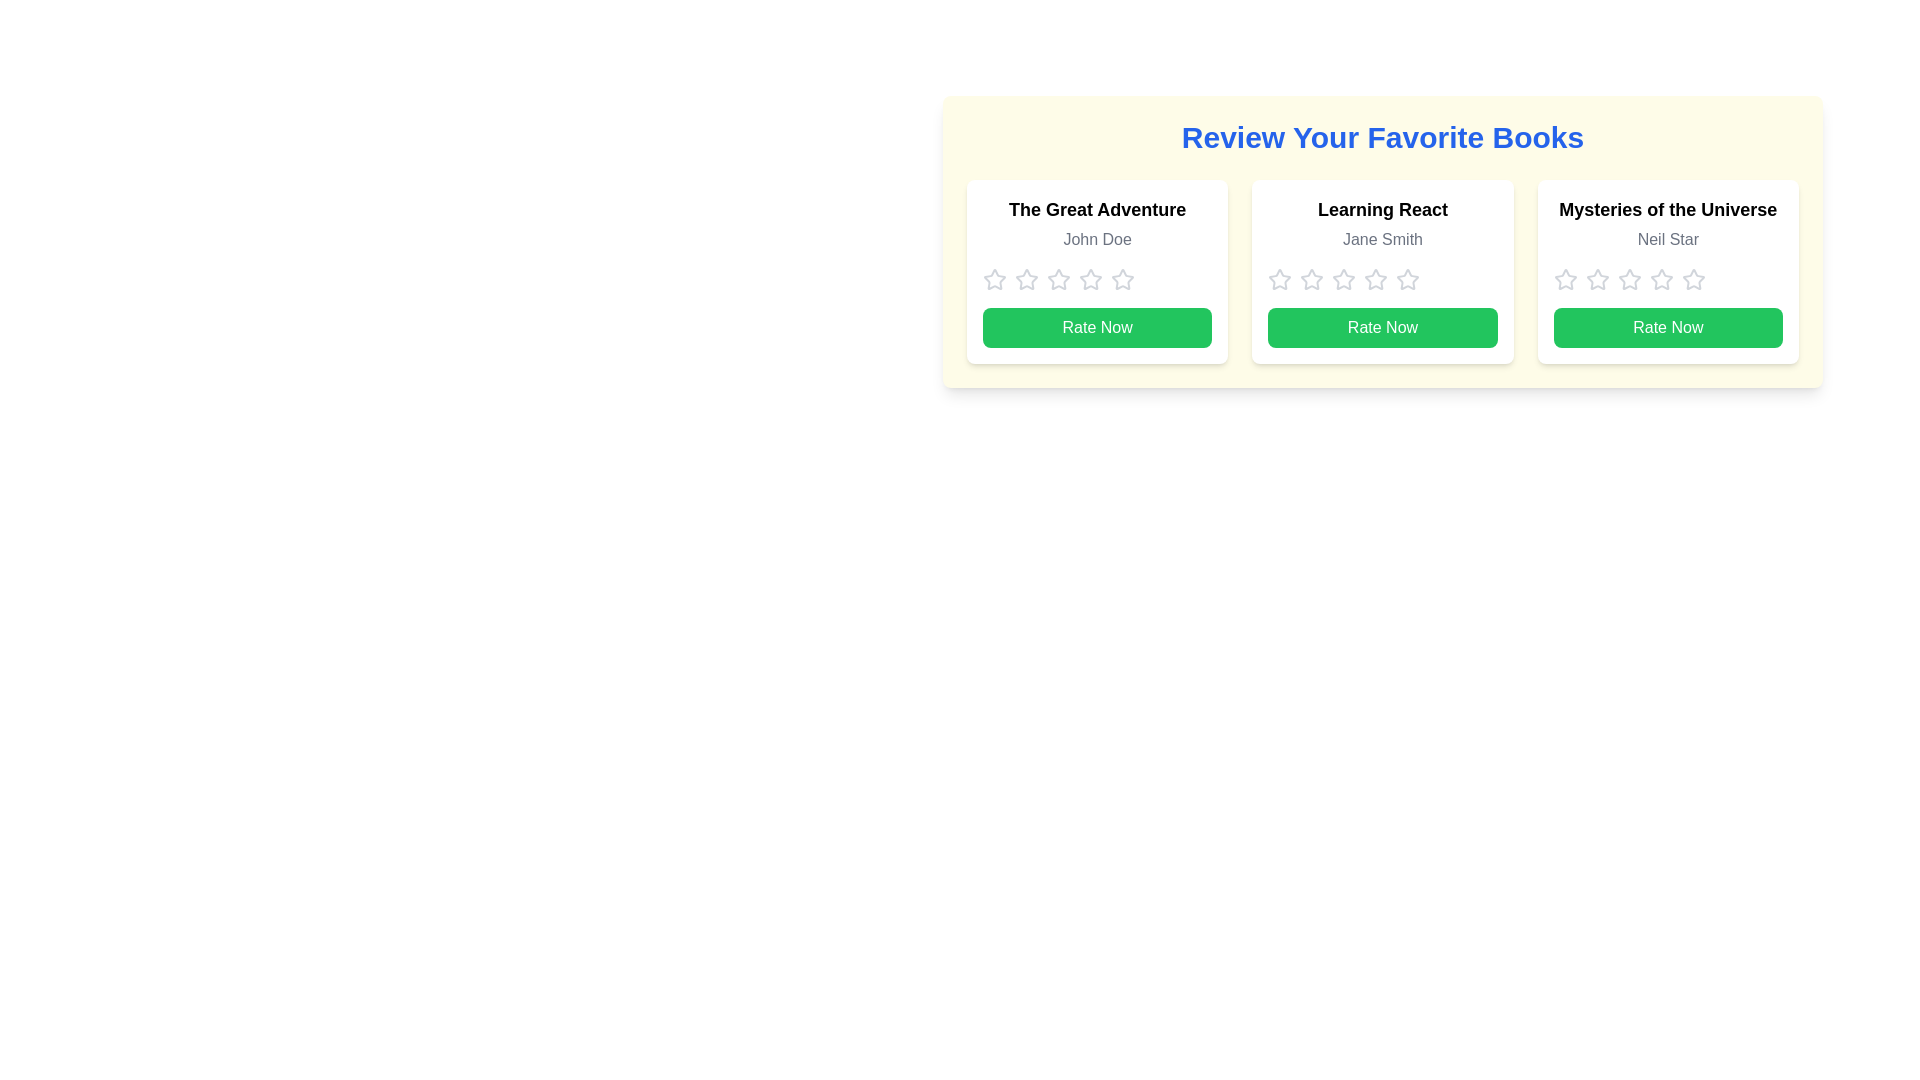 This screenshot has height=1080, width=1920. Describe the element at coordinates (1629, 279) in the screenshot. I see `the fourth star rating icon for the book 'Mysteries of the Universe', located below 'Neil Star' and above the 'Rate Now' button` at that location.